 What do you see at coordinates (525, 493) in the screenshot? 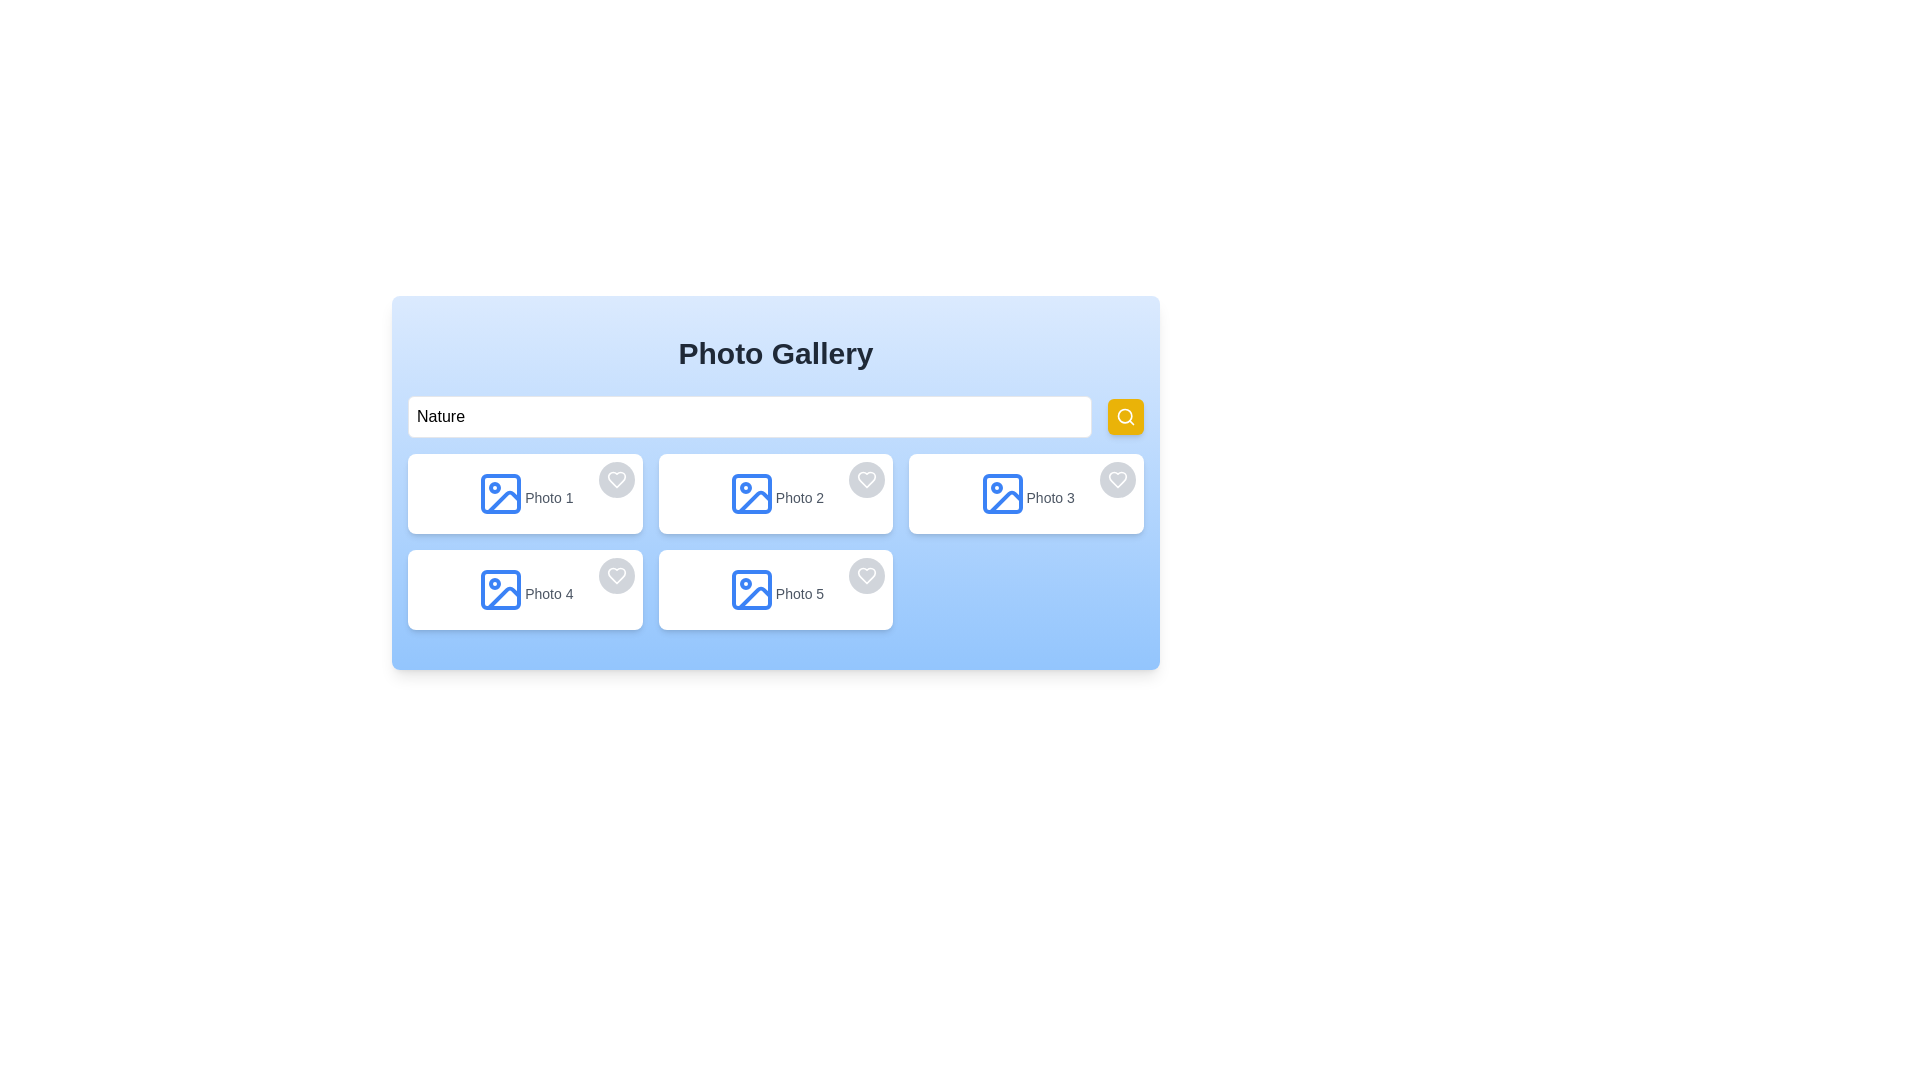
I see `the photo card titled 'Photo 1' located in the first row and first column of the photo gallery grid` at bounding box center [525, 493].